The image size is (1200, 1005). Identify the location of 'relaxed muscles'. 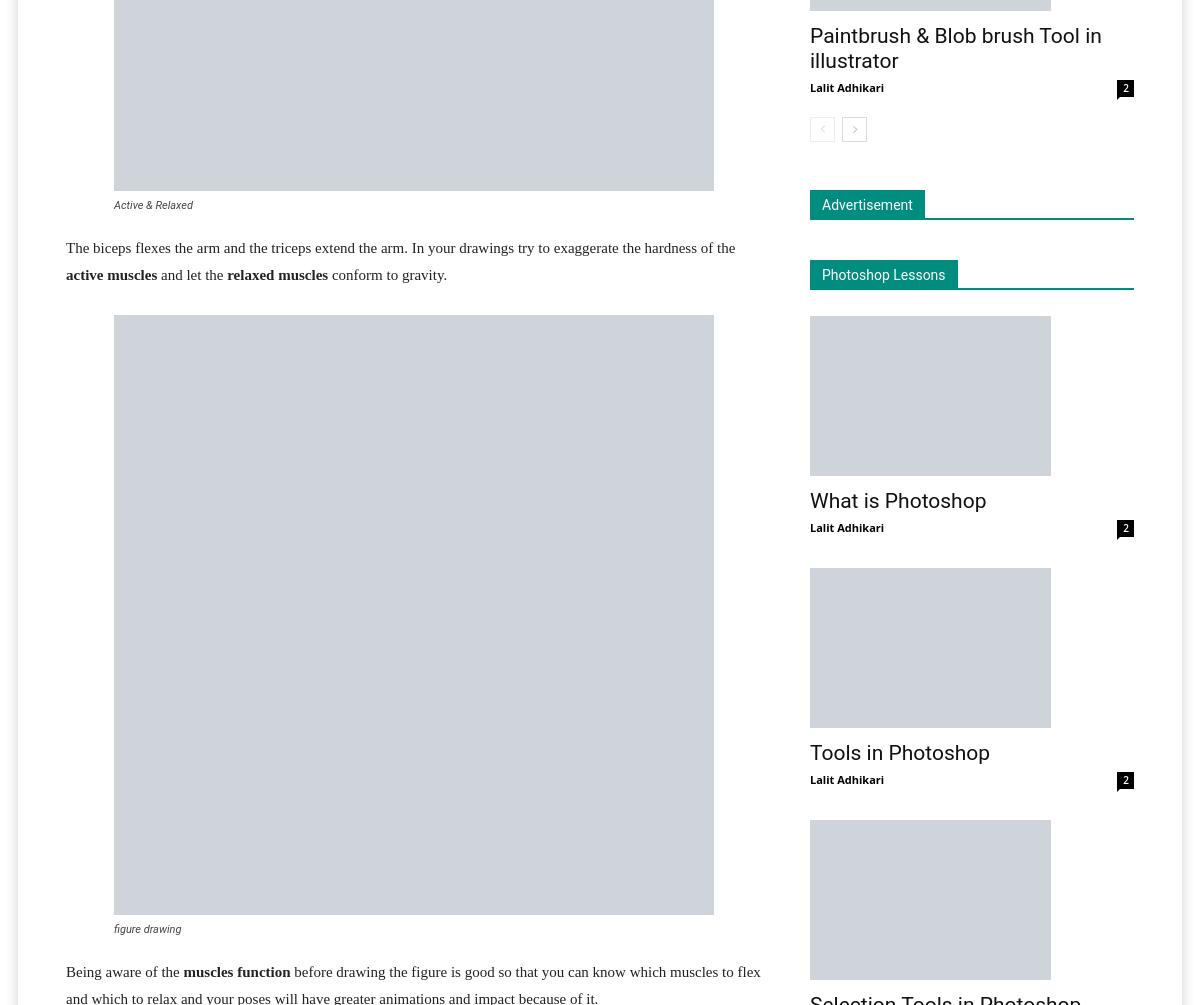
(276, 273).